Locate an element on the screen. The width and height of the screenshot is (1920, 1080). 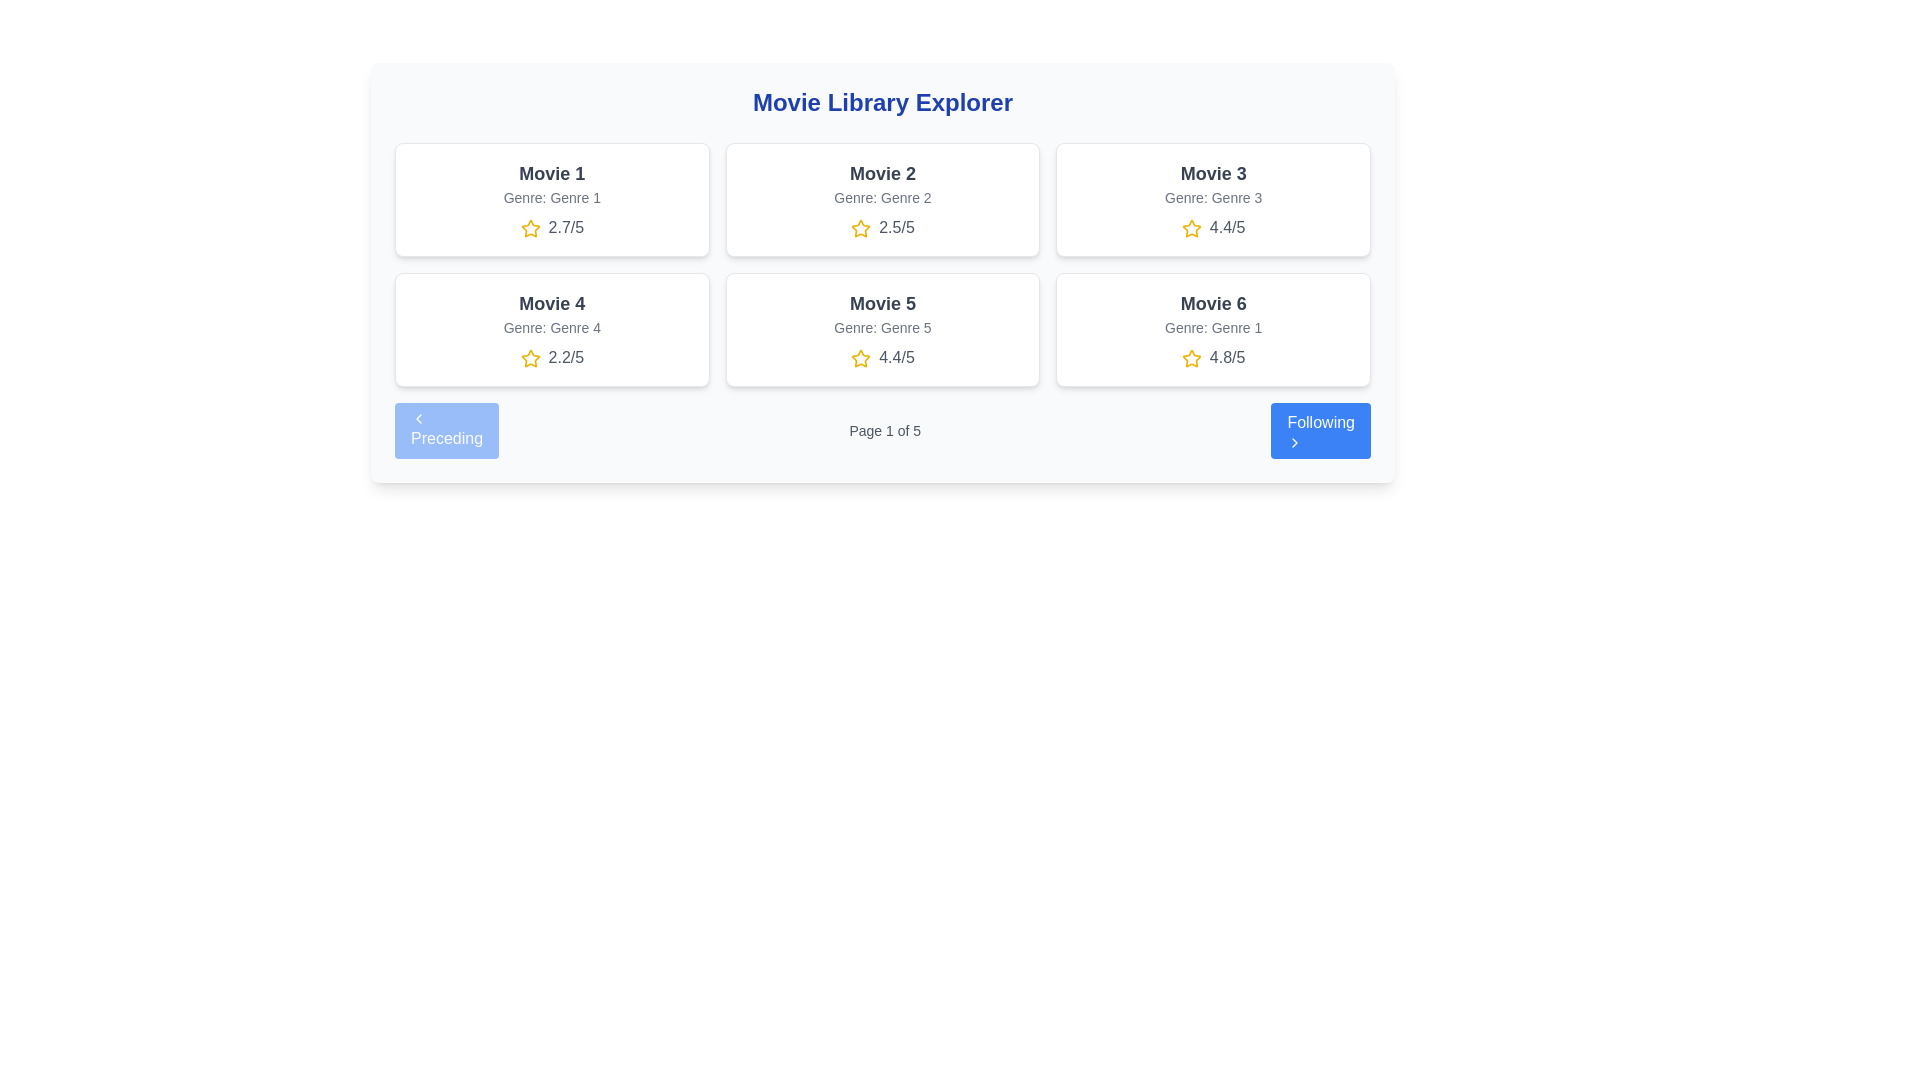
the rating display text showing '2.7/5' in gray color, located next to a yellow star icon under the 'Movie 1' title is located at coordinates (565, 226).